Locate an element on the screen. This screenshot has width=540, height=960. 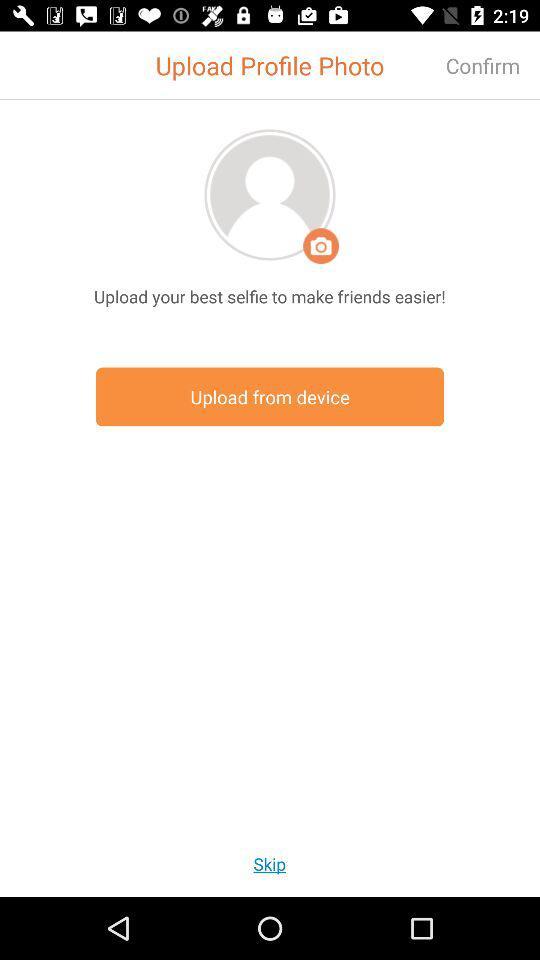
profile is located at coordinates (270, 194).